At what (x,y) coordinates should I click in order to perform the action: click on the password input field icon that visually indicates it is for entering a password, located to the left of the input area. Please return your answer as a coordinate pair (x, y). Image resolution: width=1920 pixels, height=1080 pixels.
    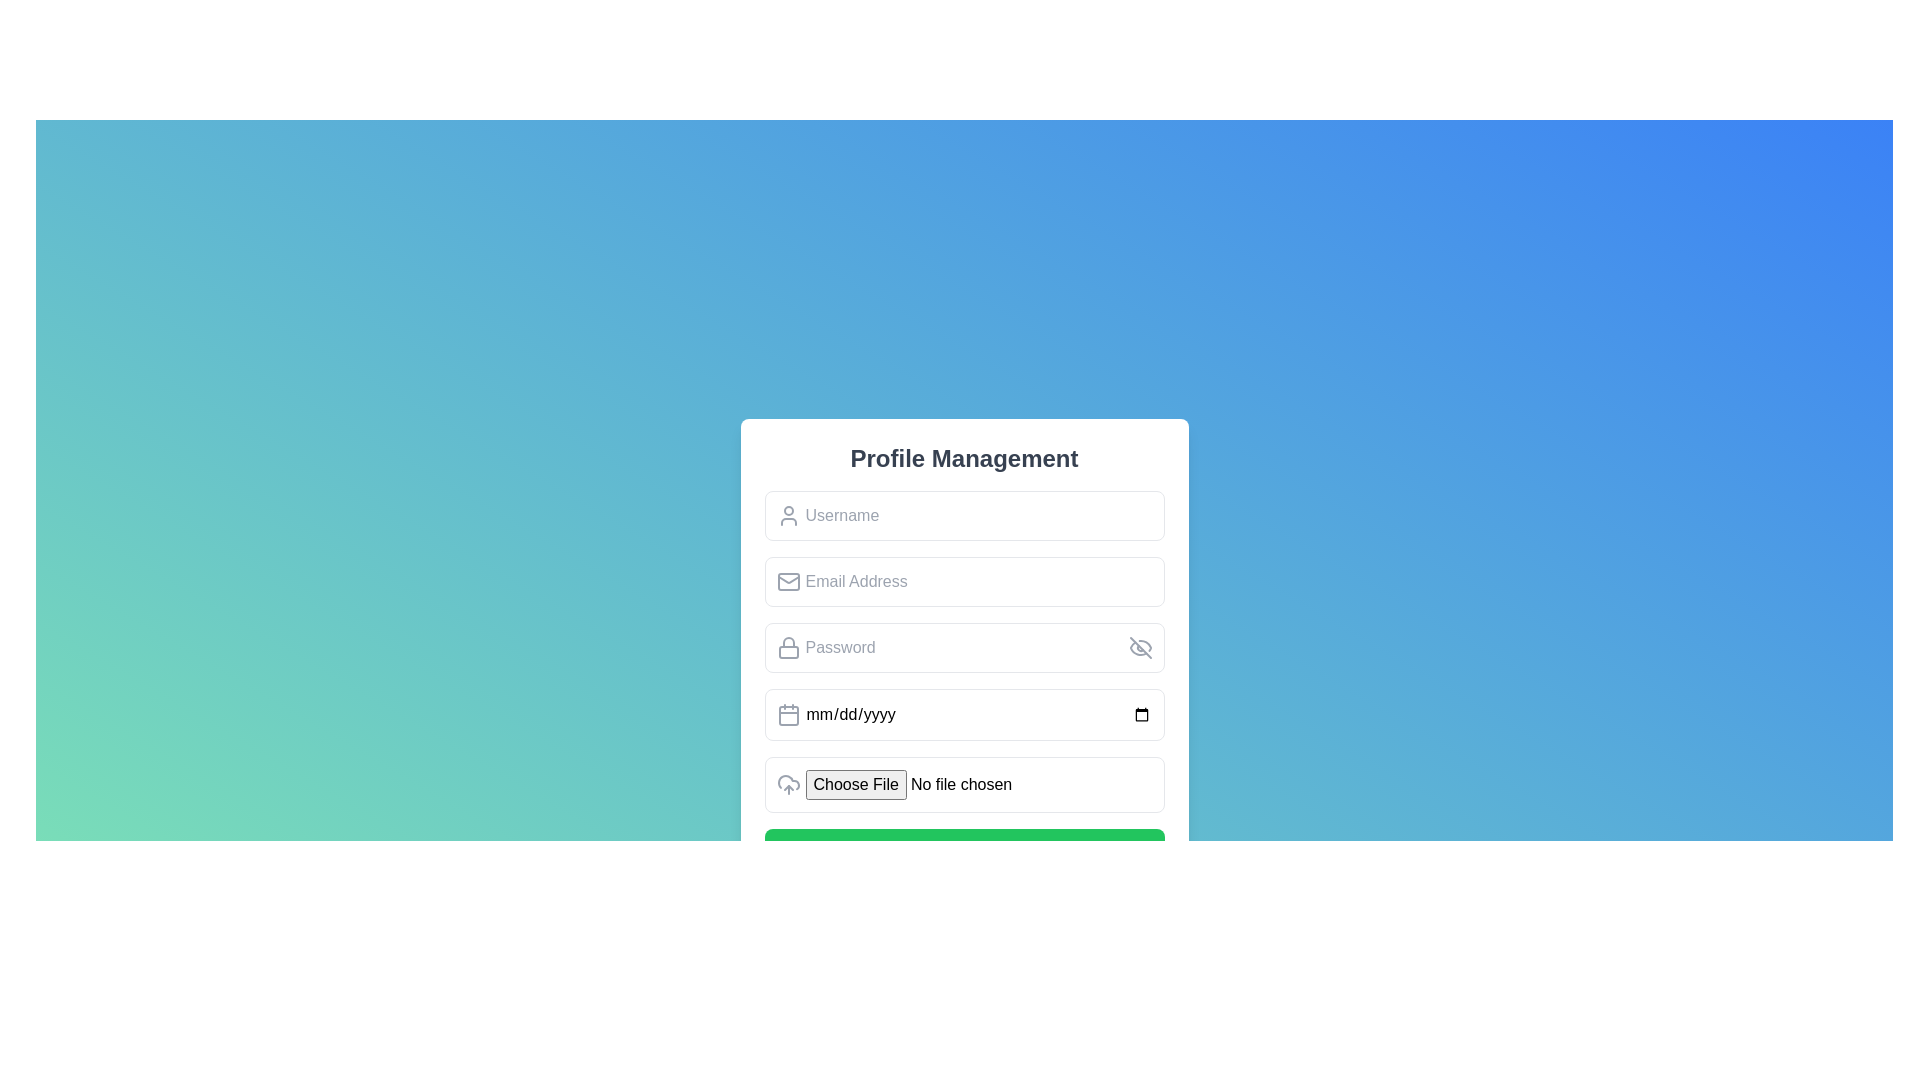
    Looking at the image, I should click on (787, 648).